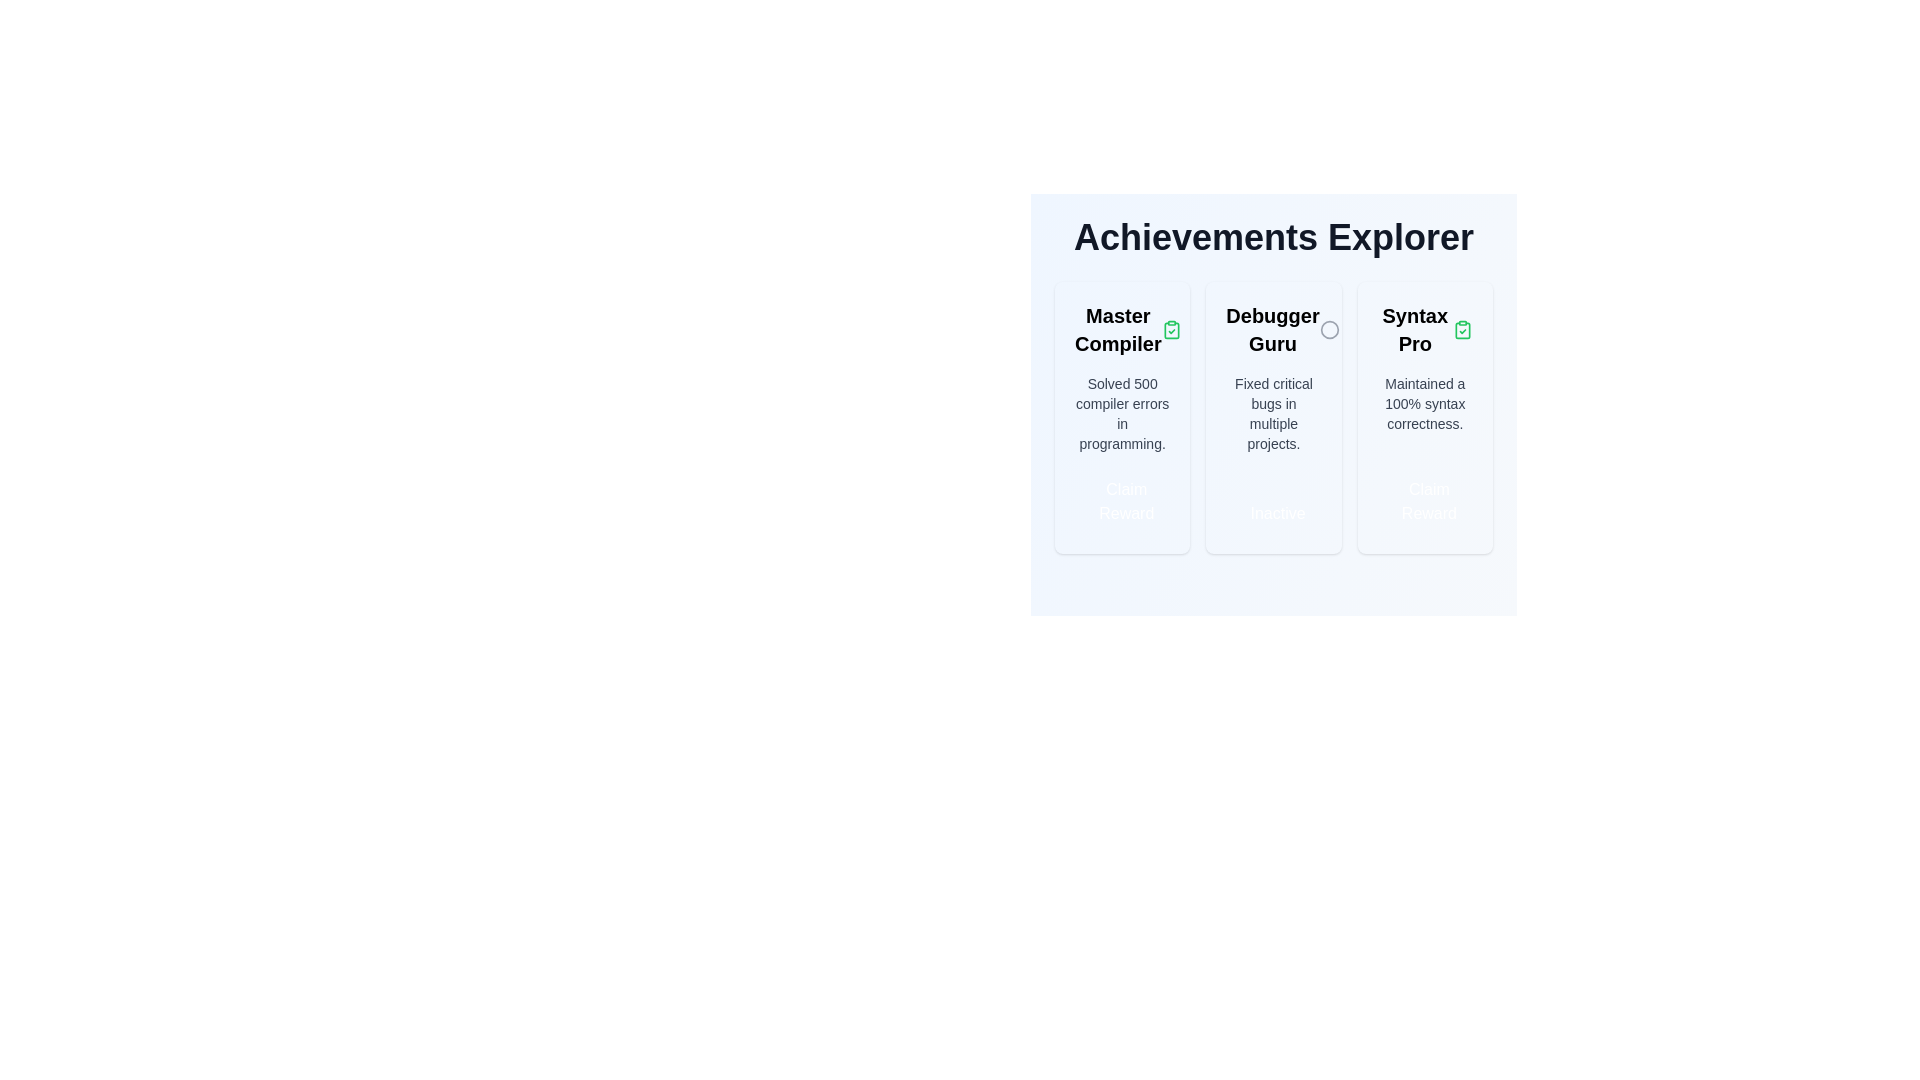  Describe the element at coordinates (1424, 416) in the screenshot. I see `title or description text of the 'Syntax Pro' Achievement Card, which is the third card in the grid layout of achievements` at that location.